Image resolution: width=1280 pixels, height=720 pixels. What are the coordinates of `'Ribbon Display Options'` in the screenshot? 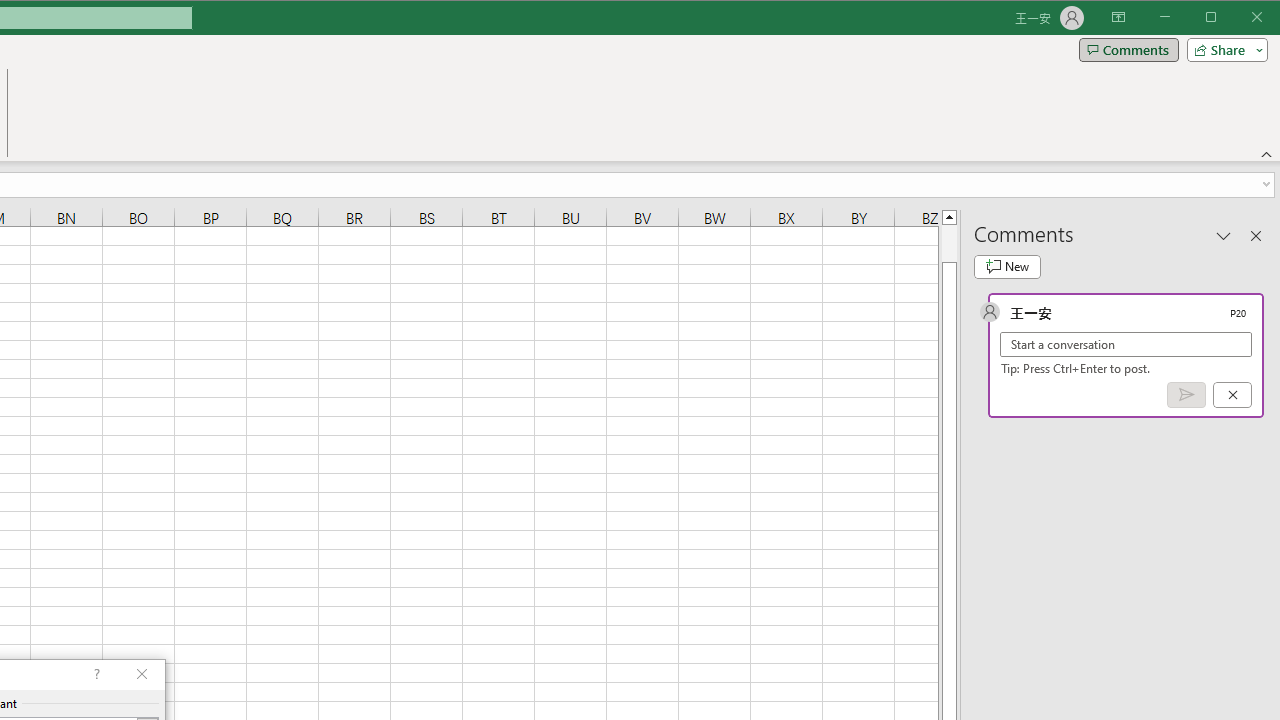 It's located at (1117, 18).